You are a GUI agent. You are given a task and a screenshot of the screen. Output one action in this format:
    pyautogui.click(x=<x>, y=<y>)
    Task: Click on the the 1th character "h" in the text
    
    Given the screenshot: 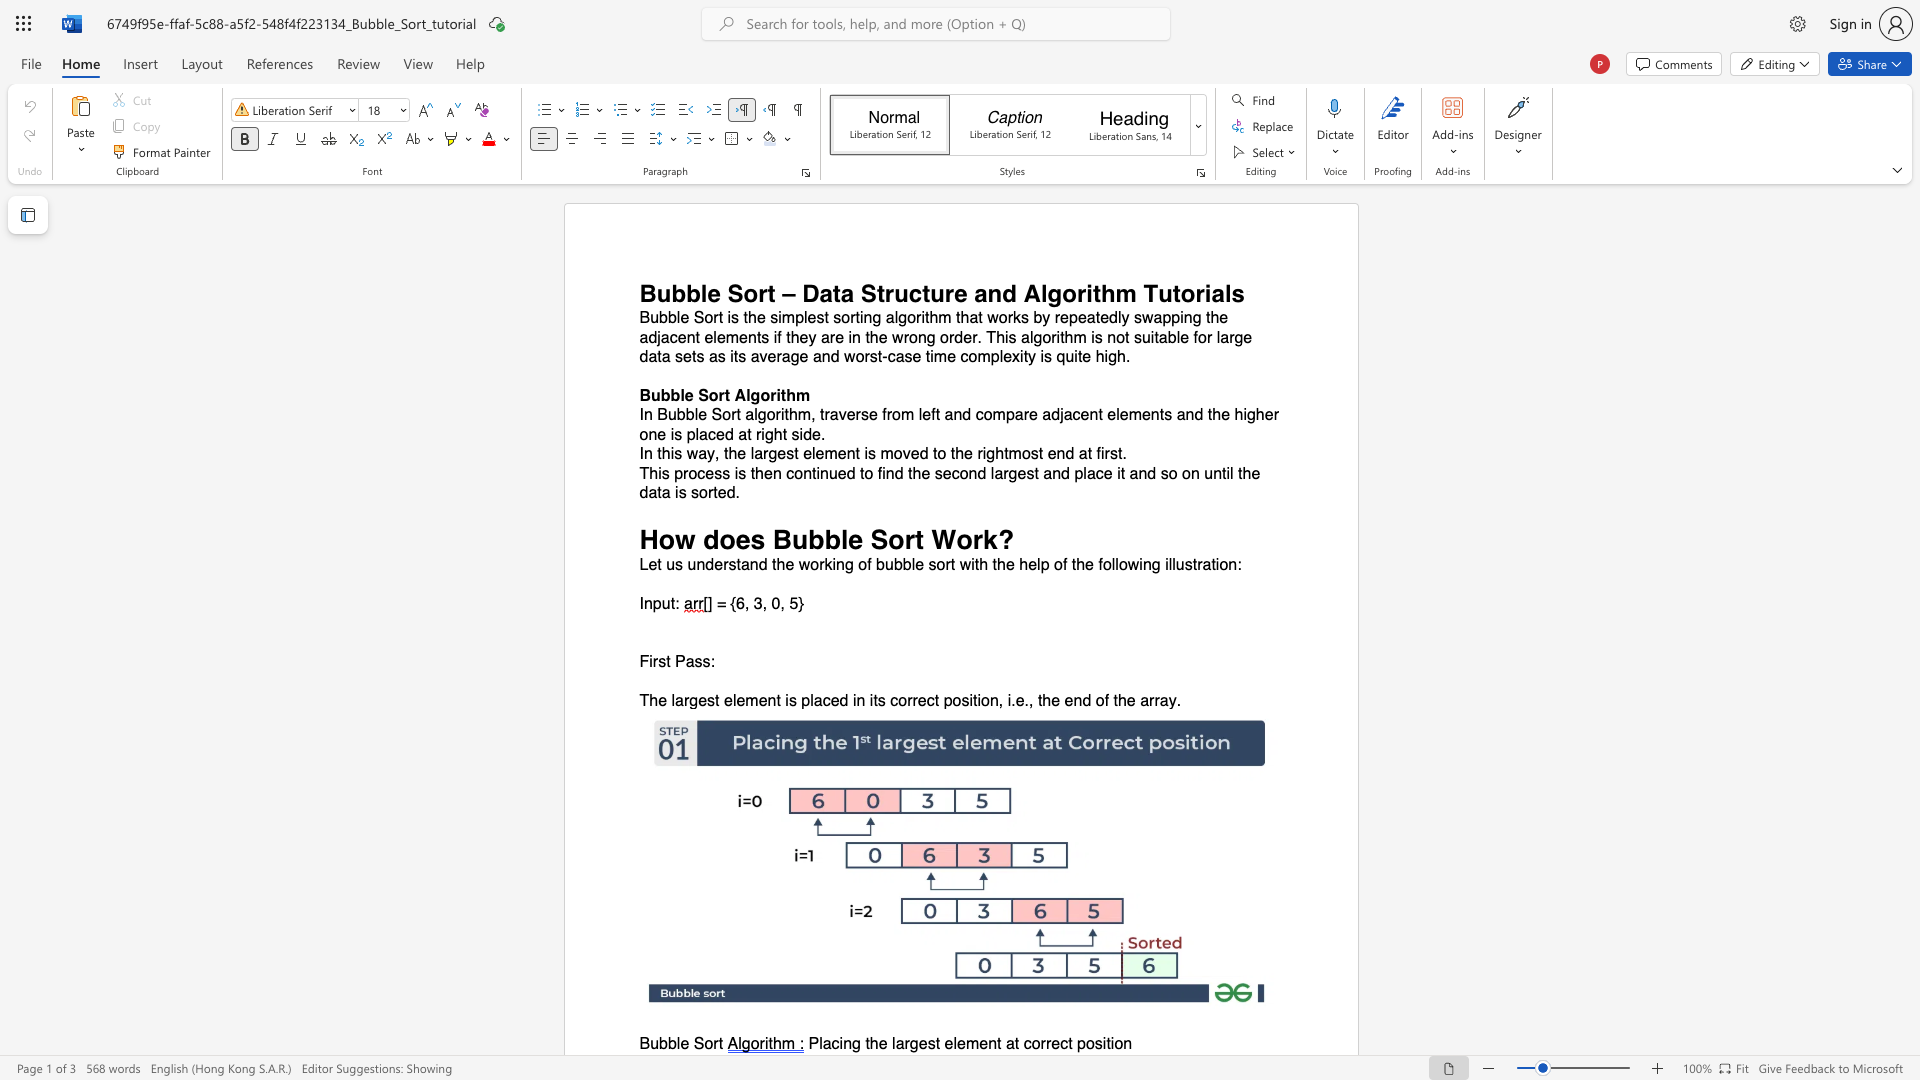 What is the action you would take?
    pyautogui.click(x=792, y=414)
    